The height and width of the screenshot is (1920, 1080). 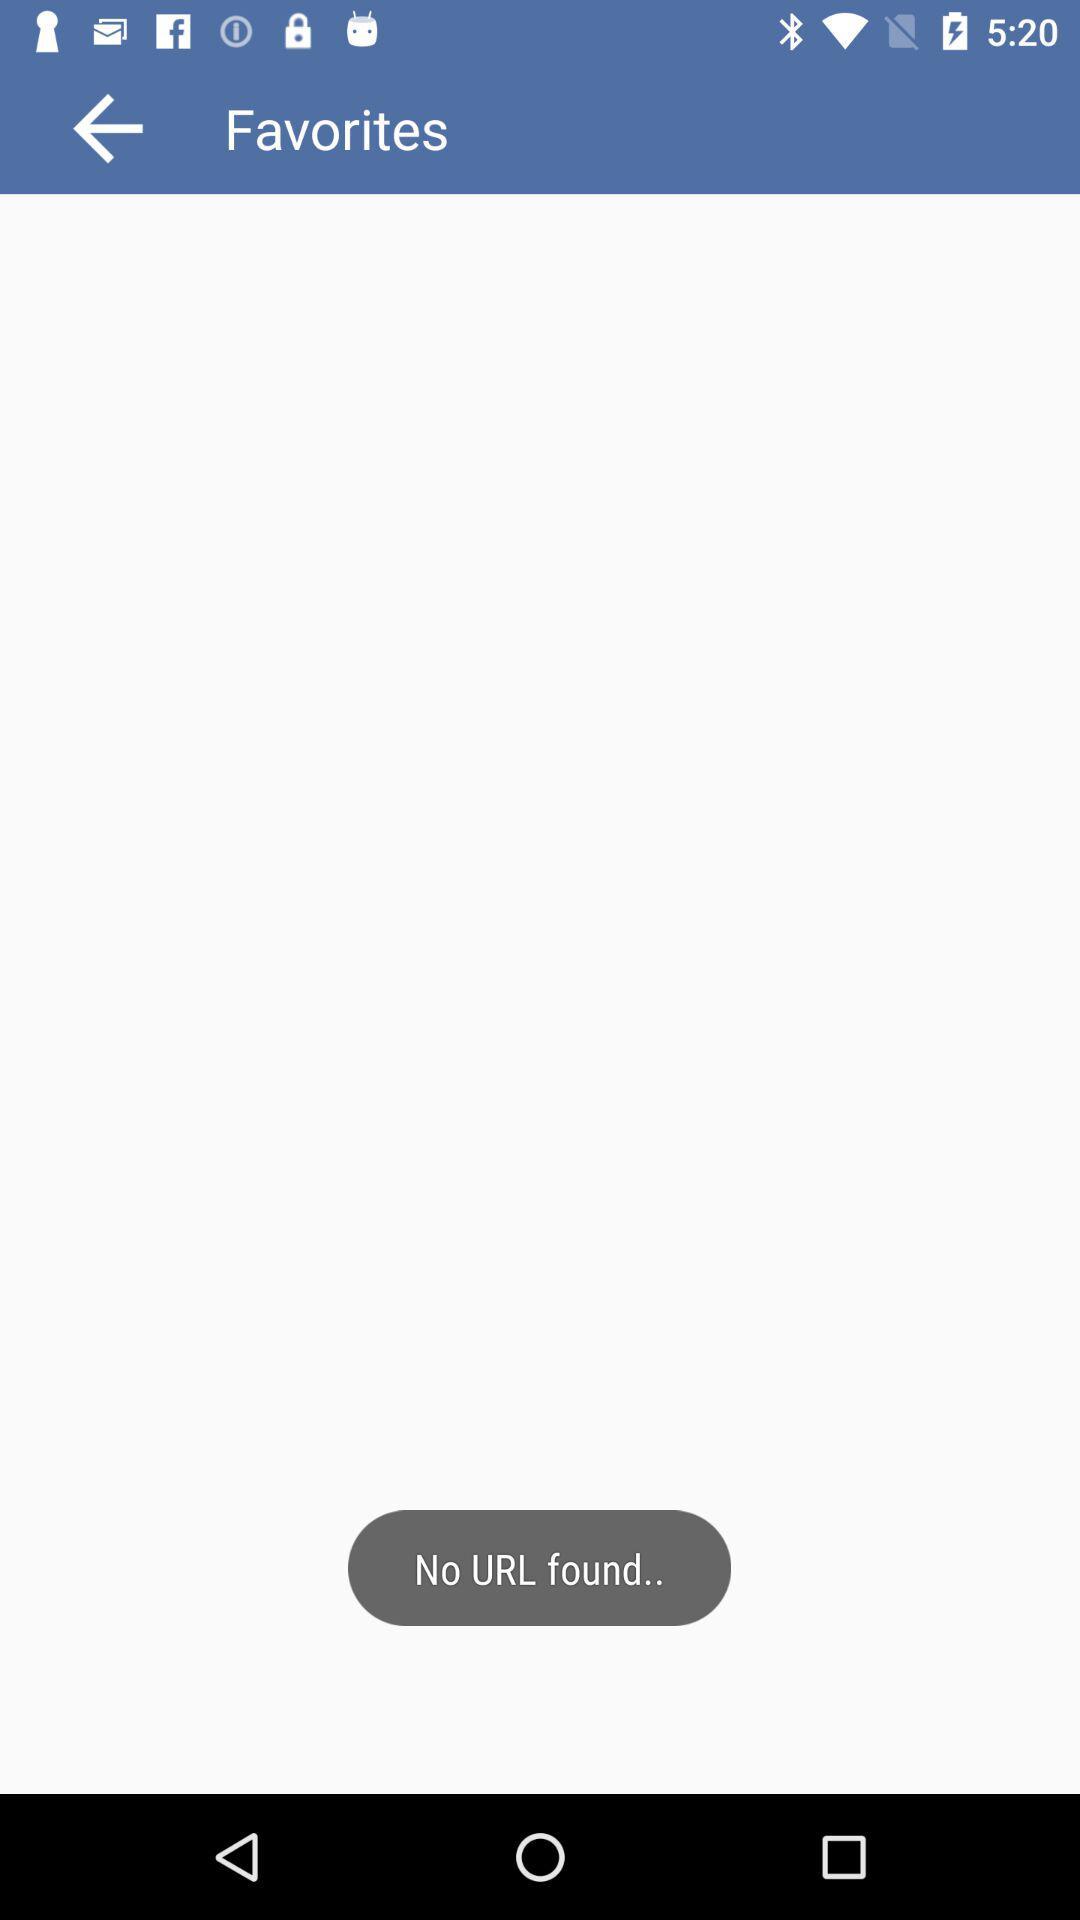 I want to click on go back, so click(x=108, y=127).